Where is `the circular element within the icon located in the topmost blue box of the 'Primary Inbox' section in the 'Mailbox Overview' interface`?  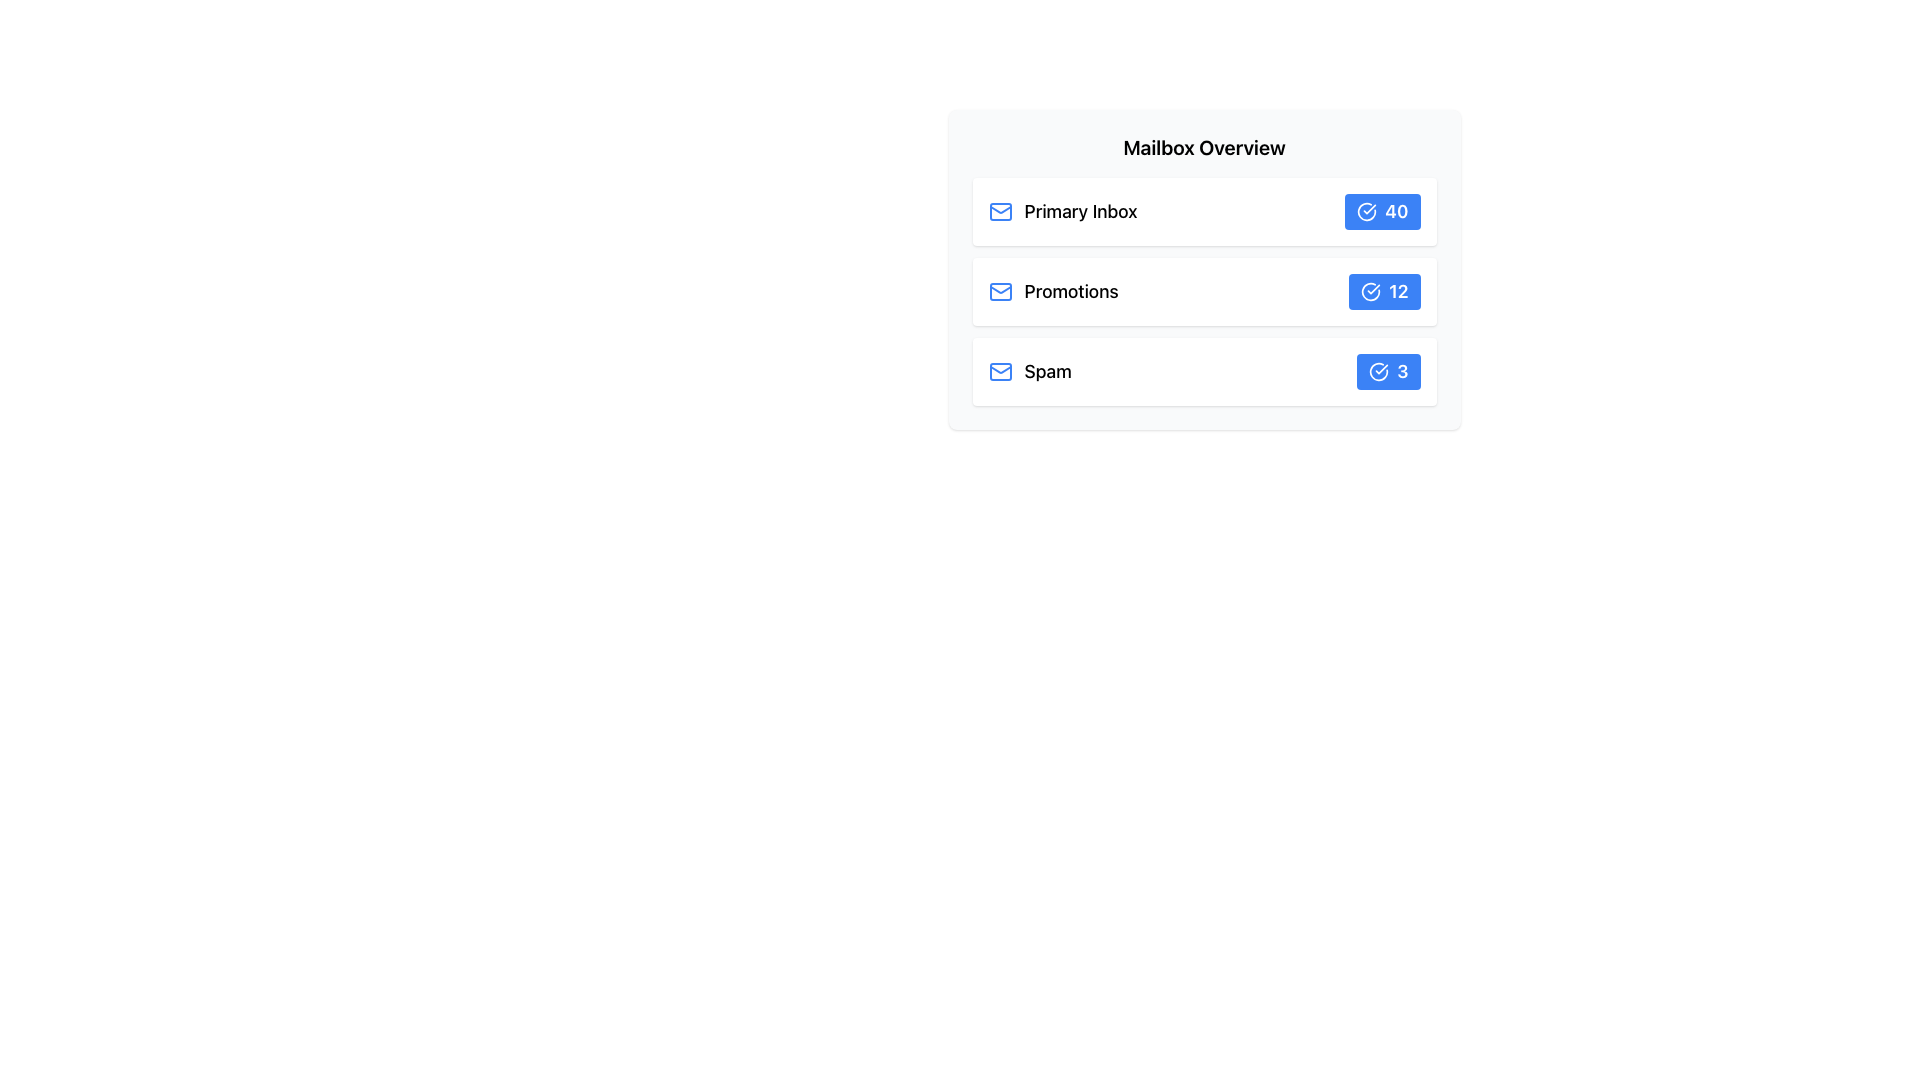 the circular element within the icon located in the topmost blue box of the 'Primary Inbox' section in the 'Mailbox Overview' interface is located at coordinates (1366, 212).